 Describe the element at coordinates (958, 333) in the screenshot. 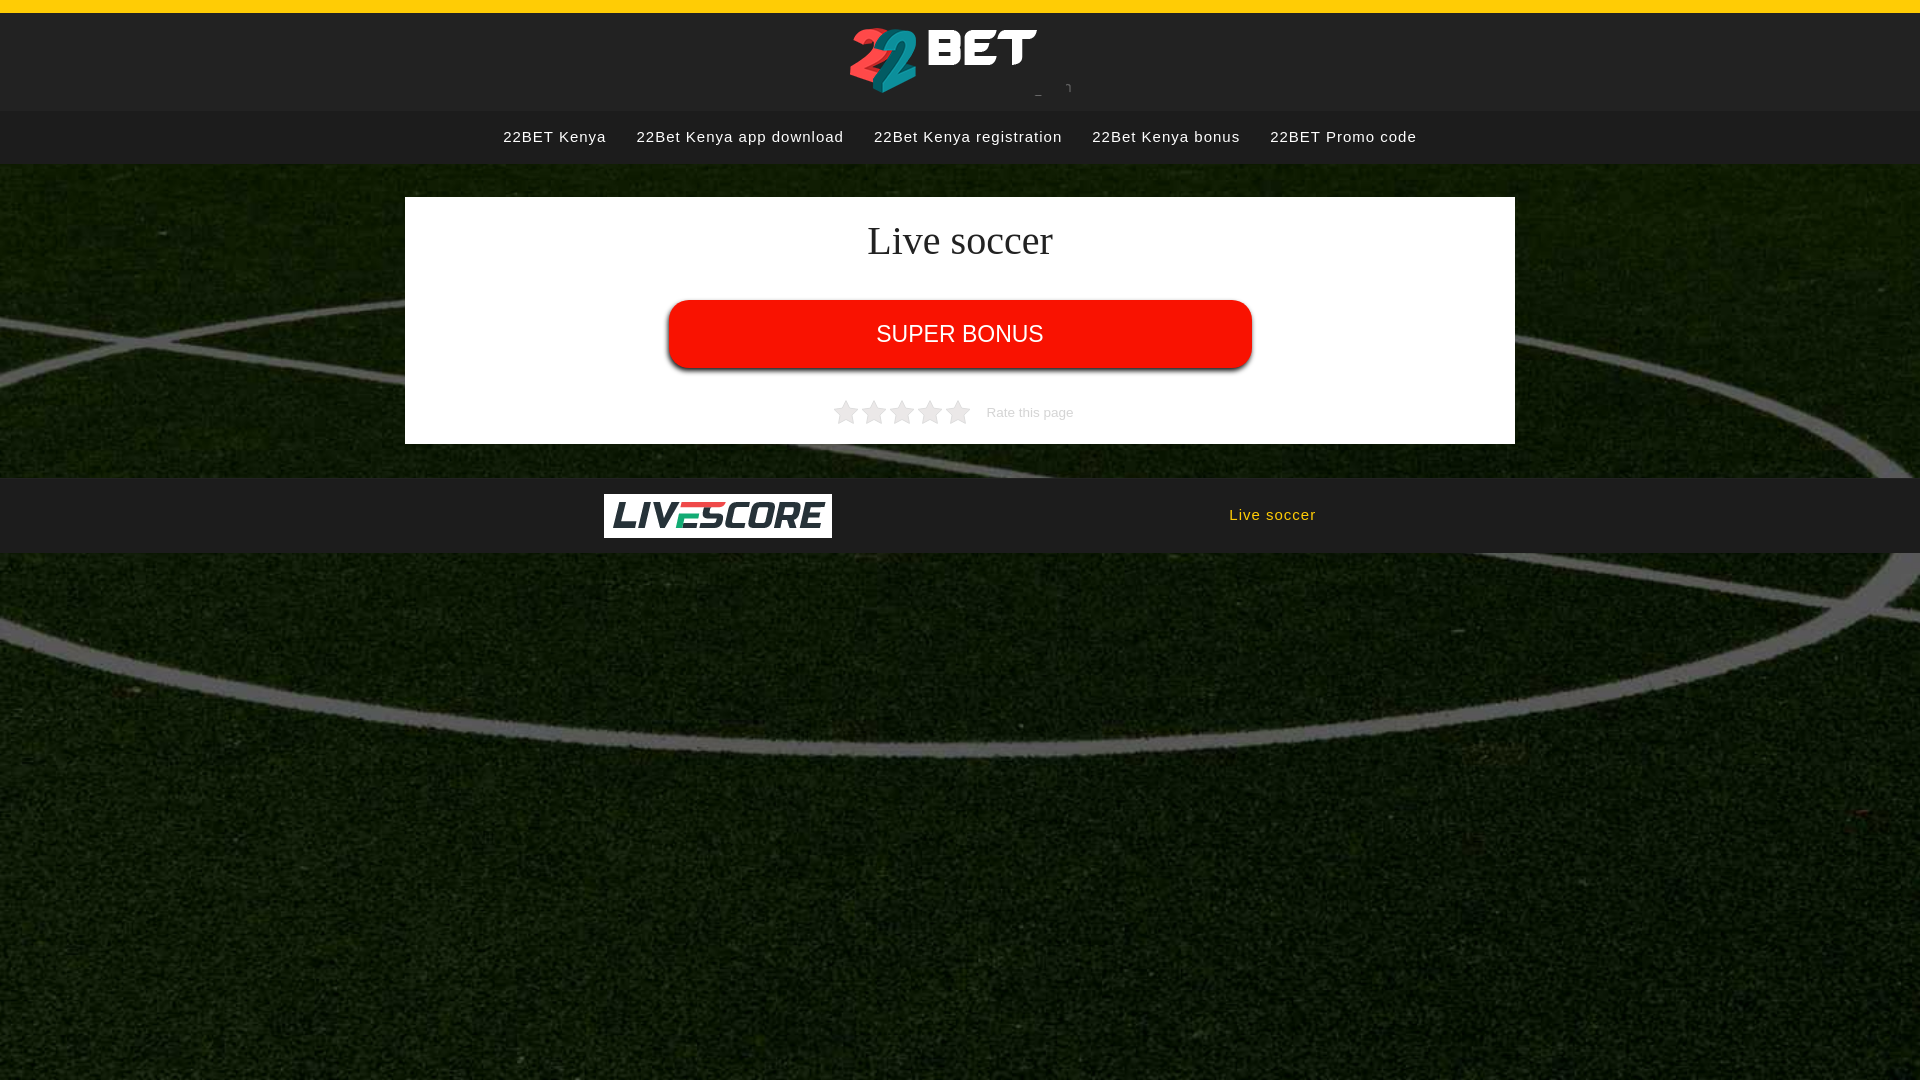

I see `'SUPER BONUS'` at that location.